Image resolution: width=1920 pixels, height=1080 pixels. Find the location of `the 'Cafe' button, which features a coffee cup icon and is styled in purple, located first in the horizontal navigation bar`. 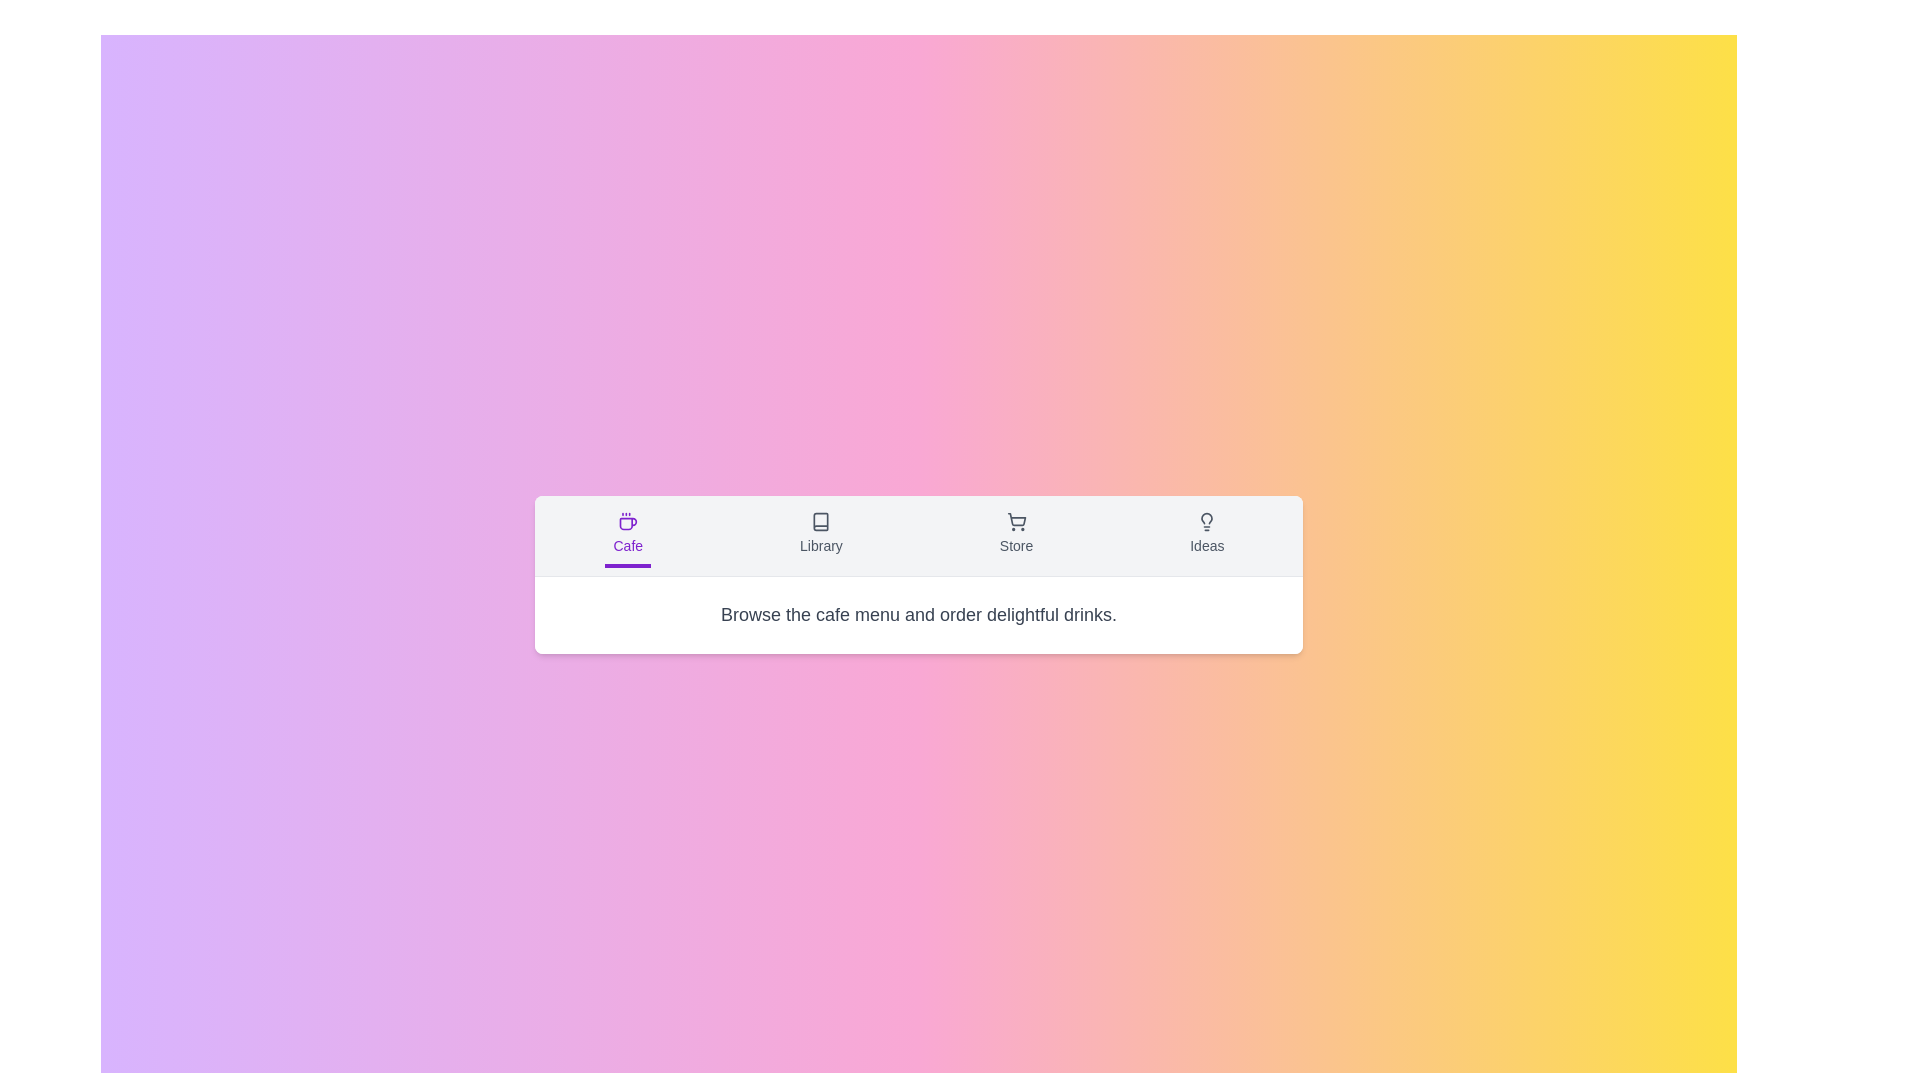

the 'Cafe' button, which features a coffee cup icon and is styled in purple, located first in the horizontal navigation bar is located at coordinates (627, 534).